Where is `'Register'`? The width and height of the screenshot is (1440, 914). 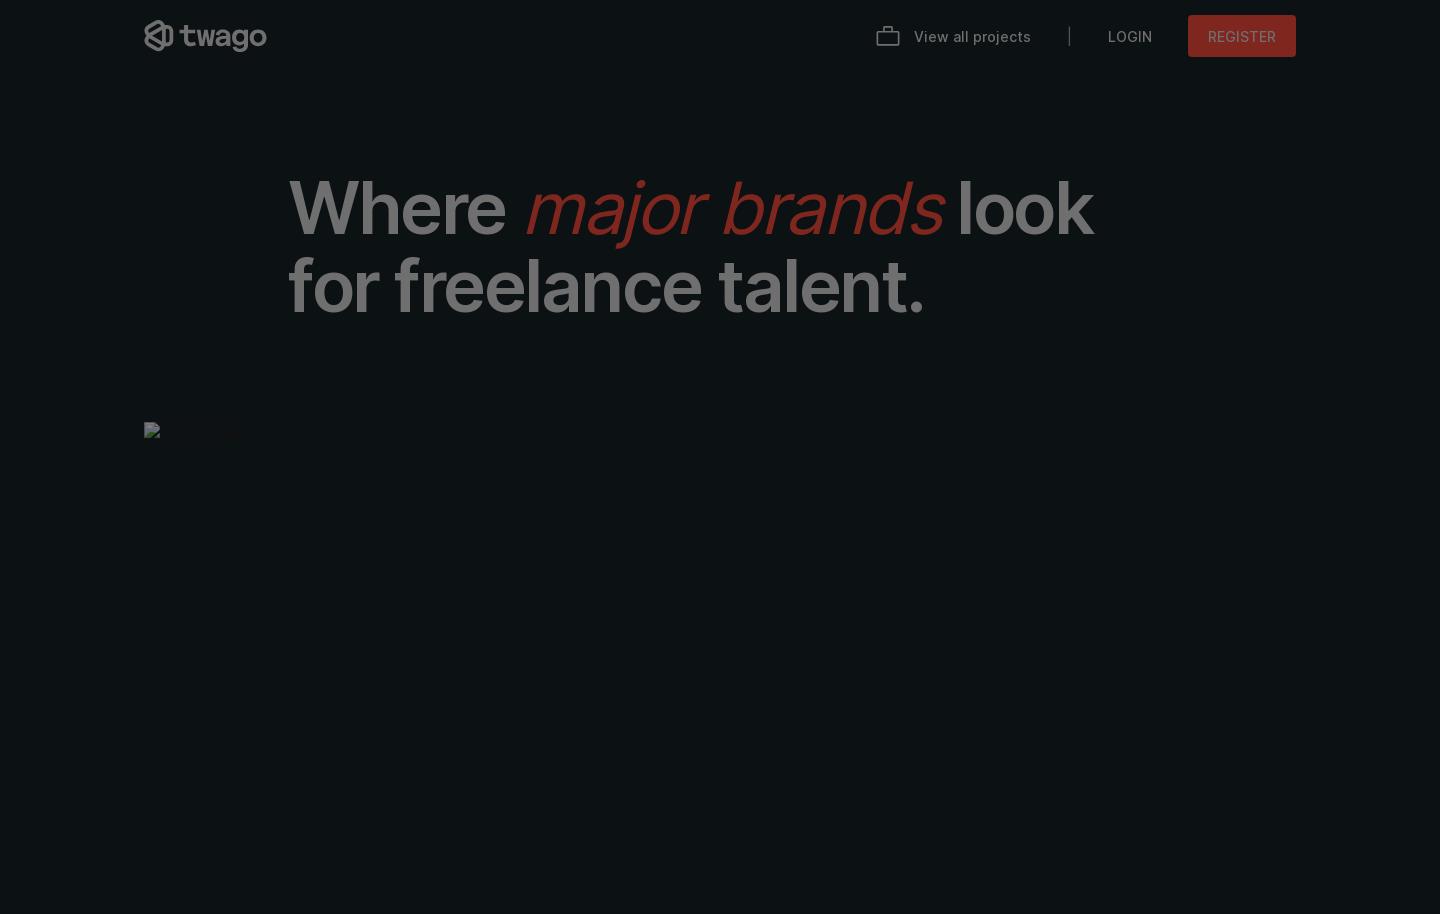
'Register' is located at coordinates (1241, 35).